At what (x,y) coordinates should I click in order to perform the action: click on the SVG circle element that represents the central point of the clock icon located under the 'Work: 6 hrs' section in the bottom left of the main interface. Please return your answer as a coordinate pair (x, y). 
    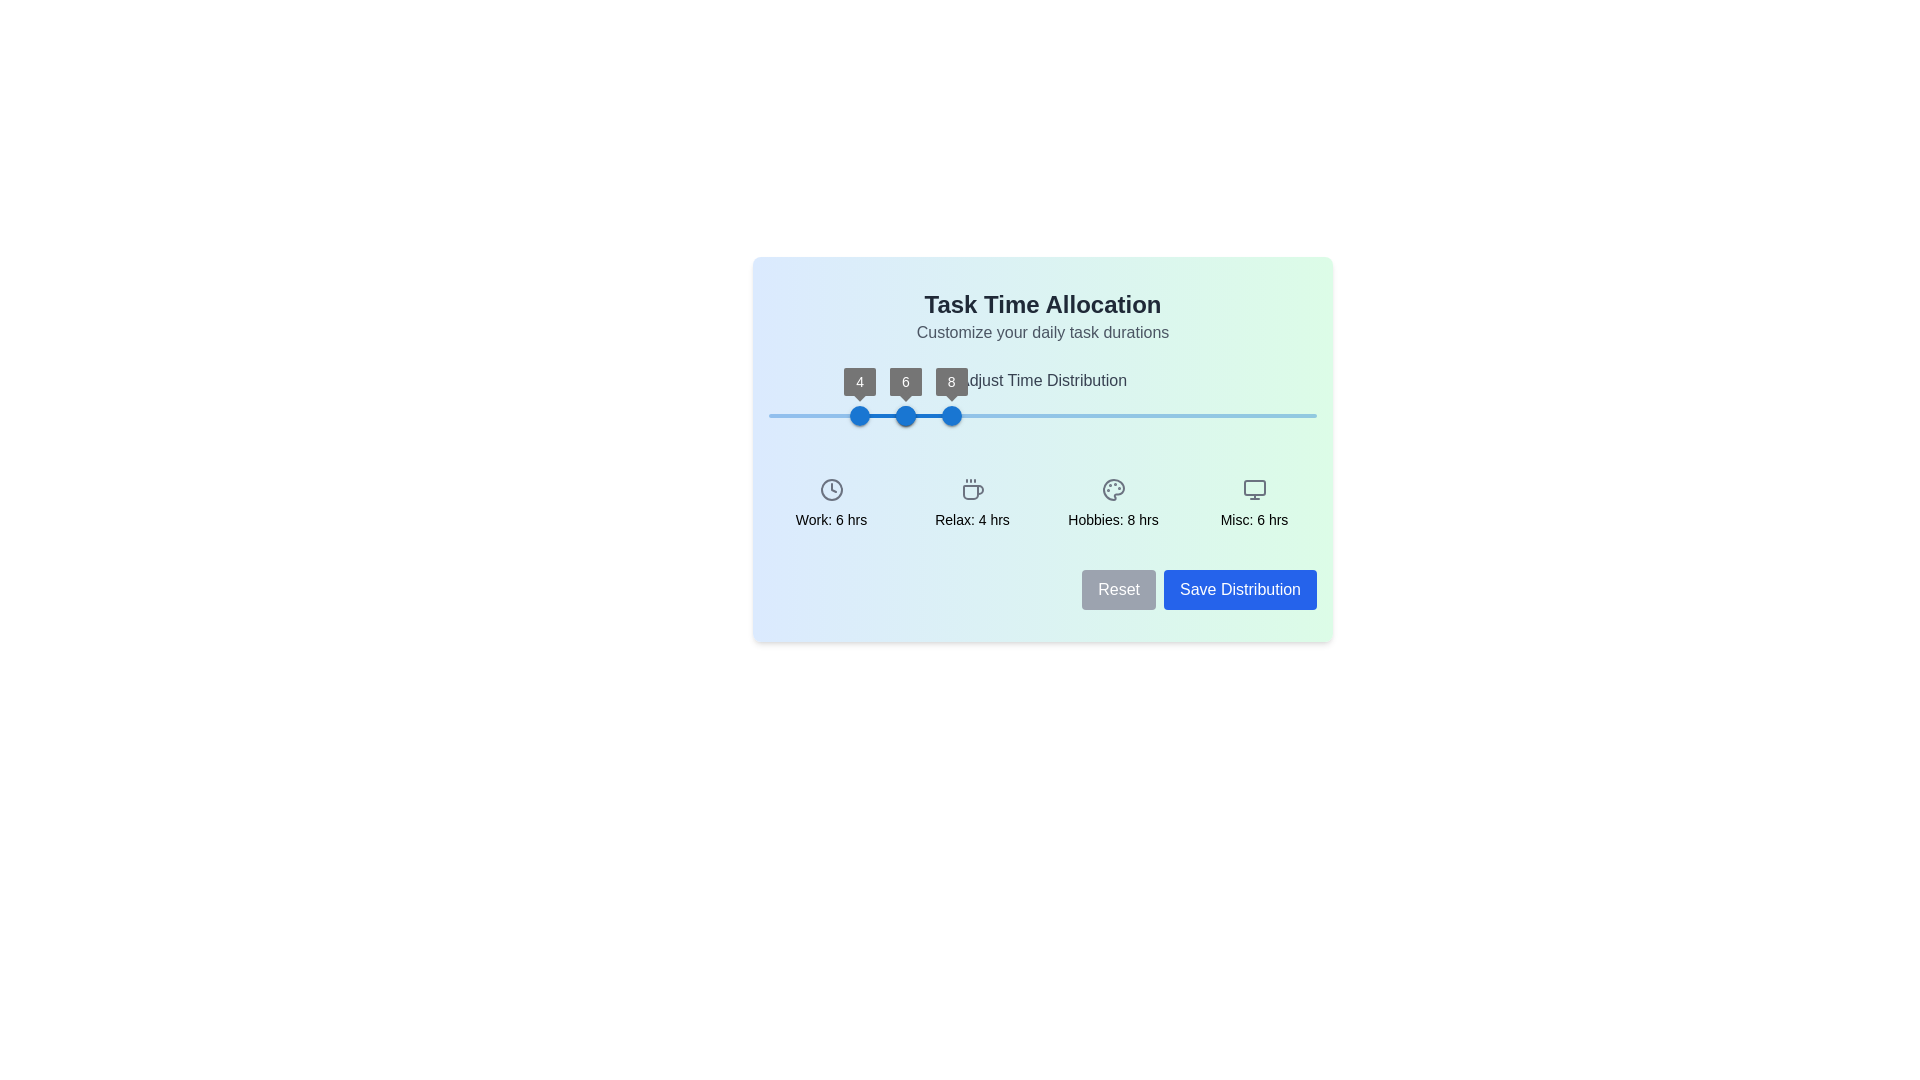
    Looking at the image, I should click on (831, 489).